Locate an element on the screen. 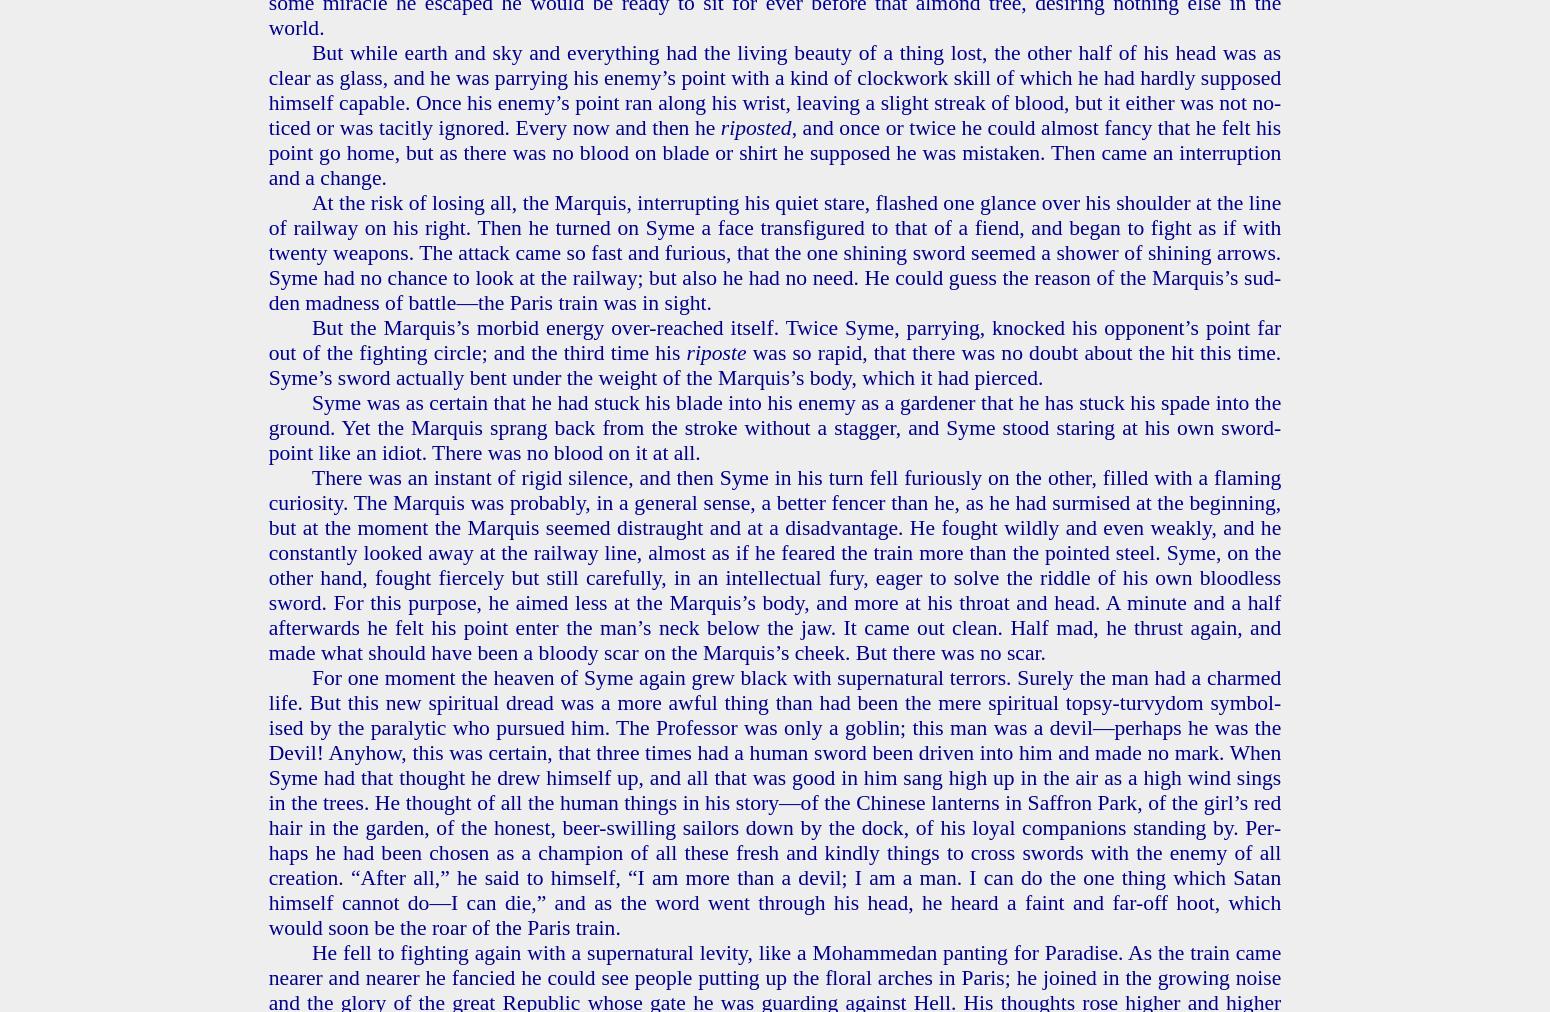 Image resolution: width=1550 pixels, height=1012 pixels. 'ri­poste' is located at coordinates (685, 350).